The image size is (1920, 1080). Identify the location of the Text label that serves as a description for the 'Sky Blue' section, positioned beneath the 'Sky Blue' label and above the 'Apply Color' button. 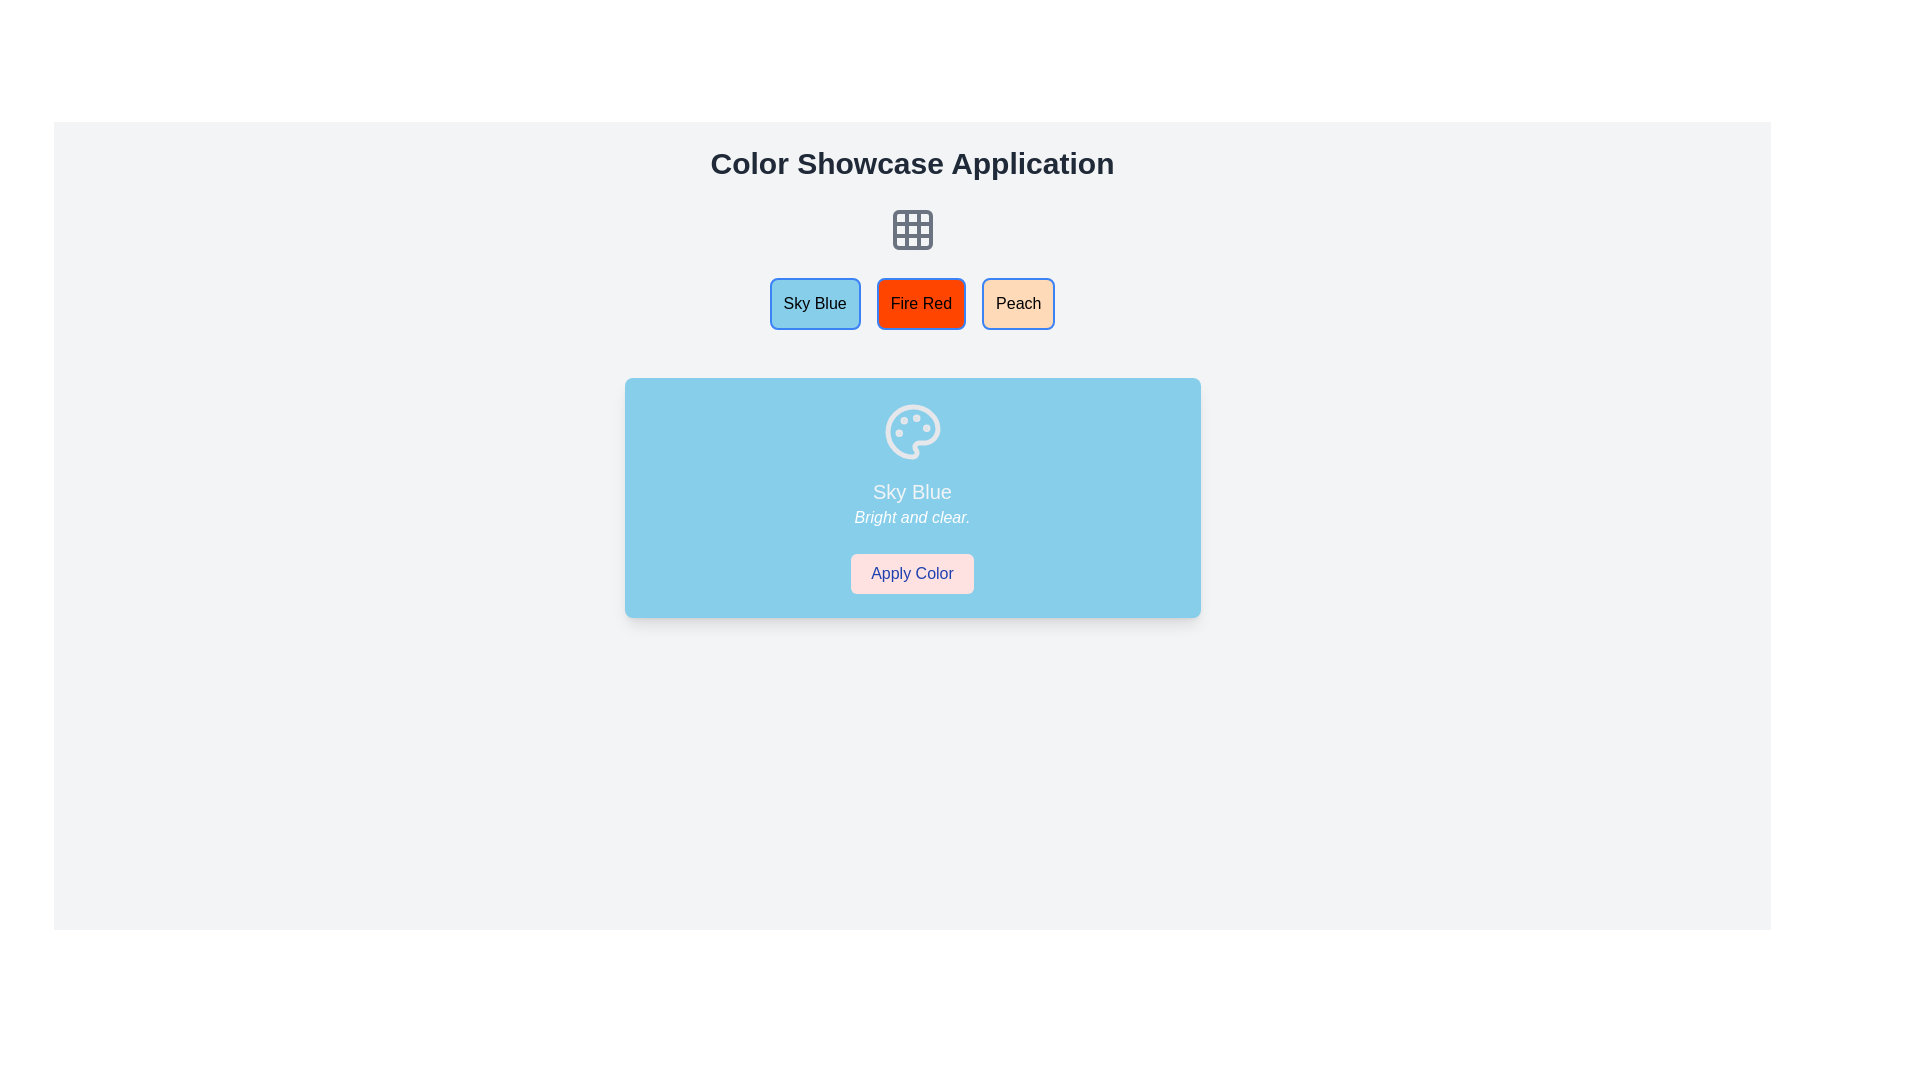
(911, 516).